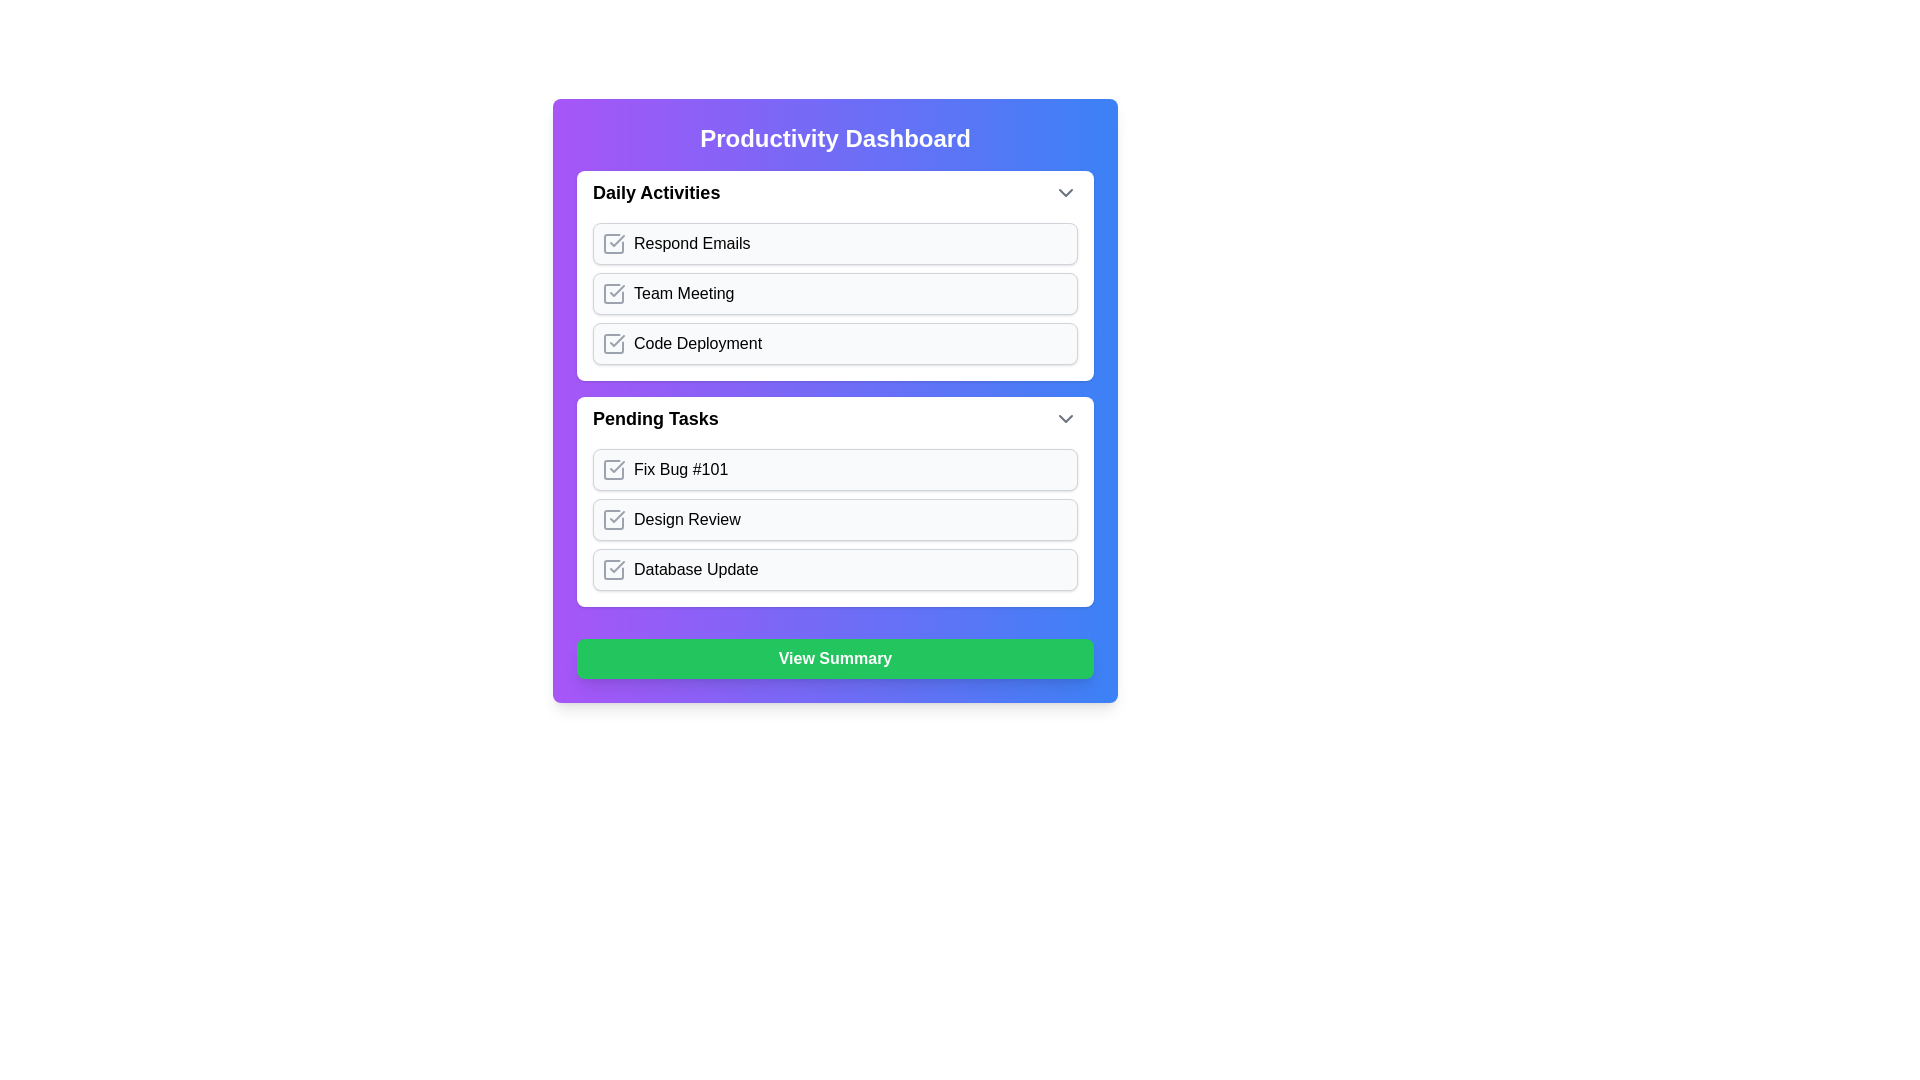 This screenshot has width=1920, height=1080. Describe the element at coordinates (835, 523) in the screenshot. I see `the 'Design Review' checkbox located within the lower section of the 'Pending Tasks' panel, which contains multiple interactive list items` at that location.